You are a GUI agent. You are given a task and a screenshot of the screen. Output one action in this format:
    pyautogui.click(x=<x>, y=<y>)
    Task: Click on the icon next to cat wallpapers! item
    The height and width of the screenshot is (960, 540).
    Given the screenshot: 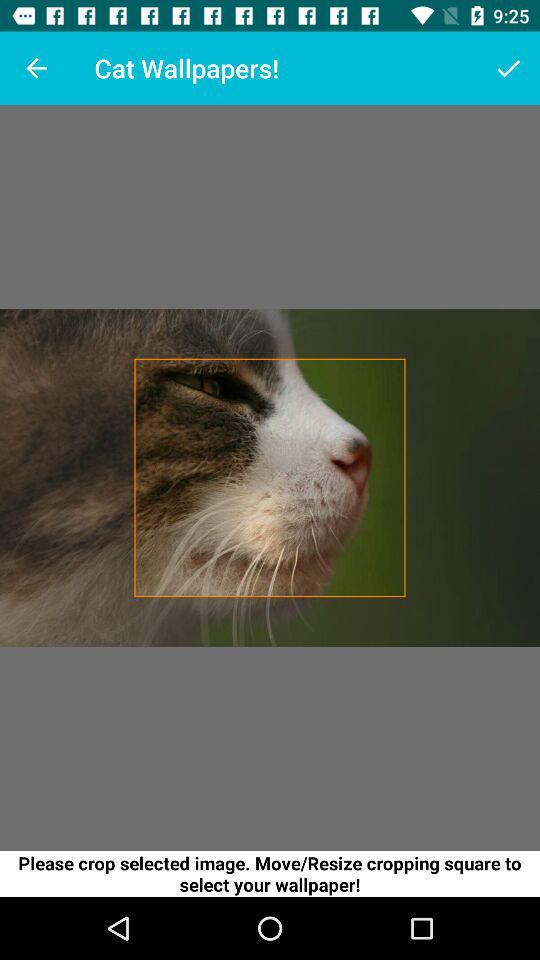 What is the action you would take?
    pyautogui.click(x=508, y=68)
    